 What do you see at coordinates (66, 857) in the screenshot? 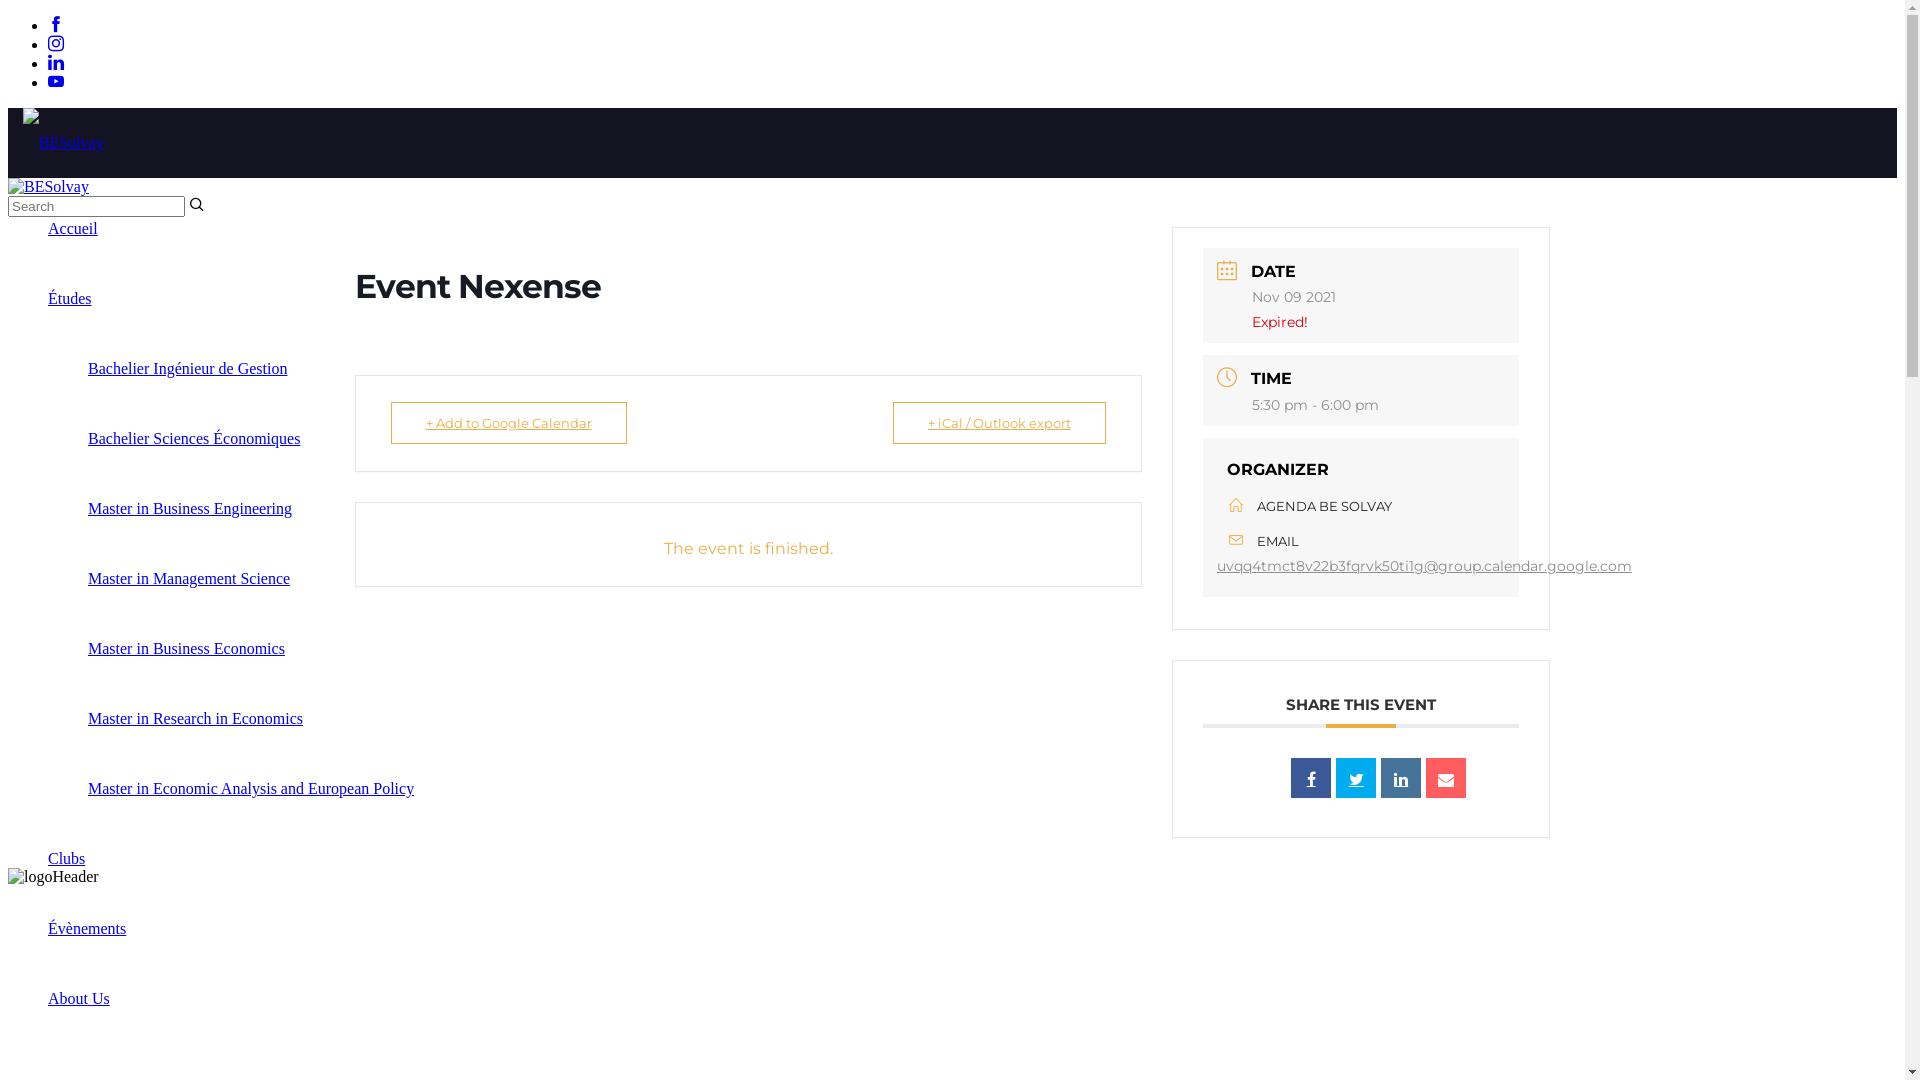
I see `'Clubs'` at bounding box center [66, 857].